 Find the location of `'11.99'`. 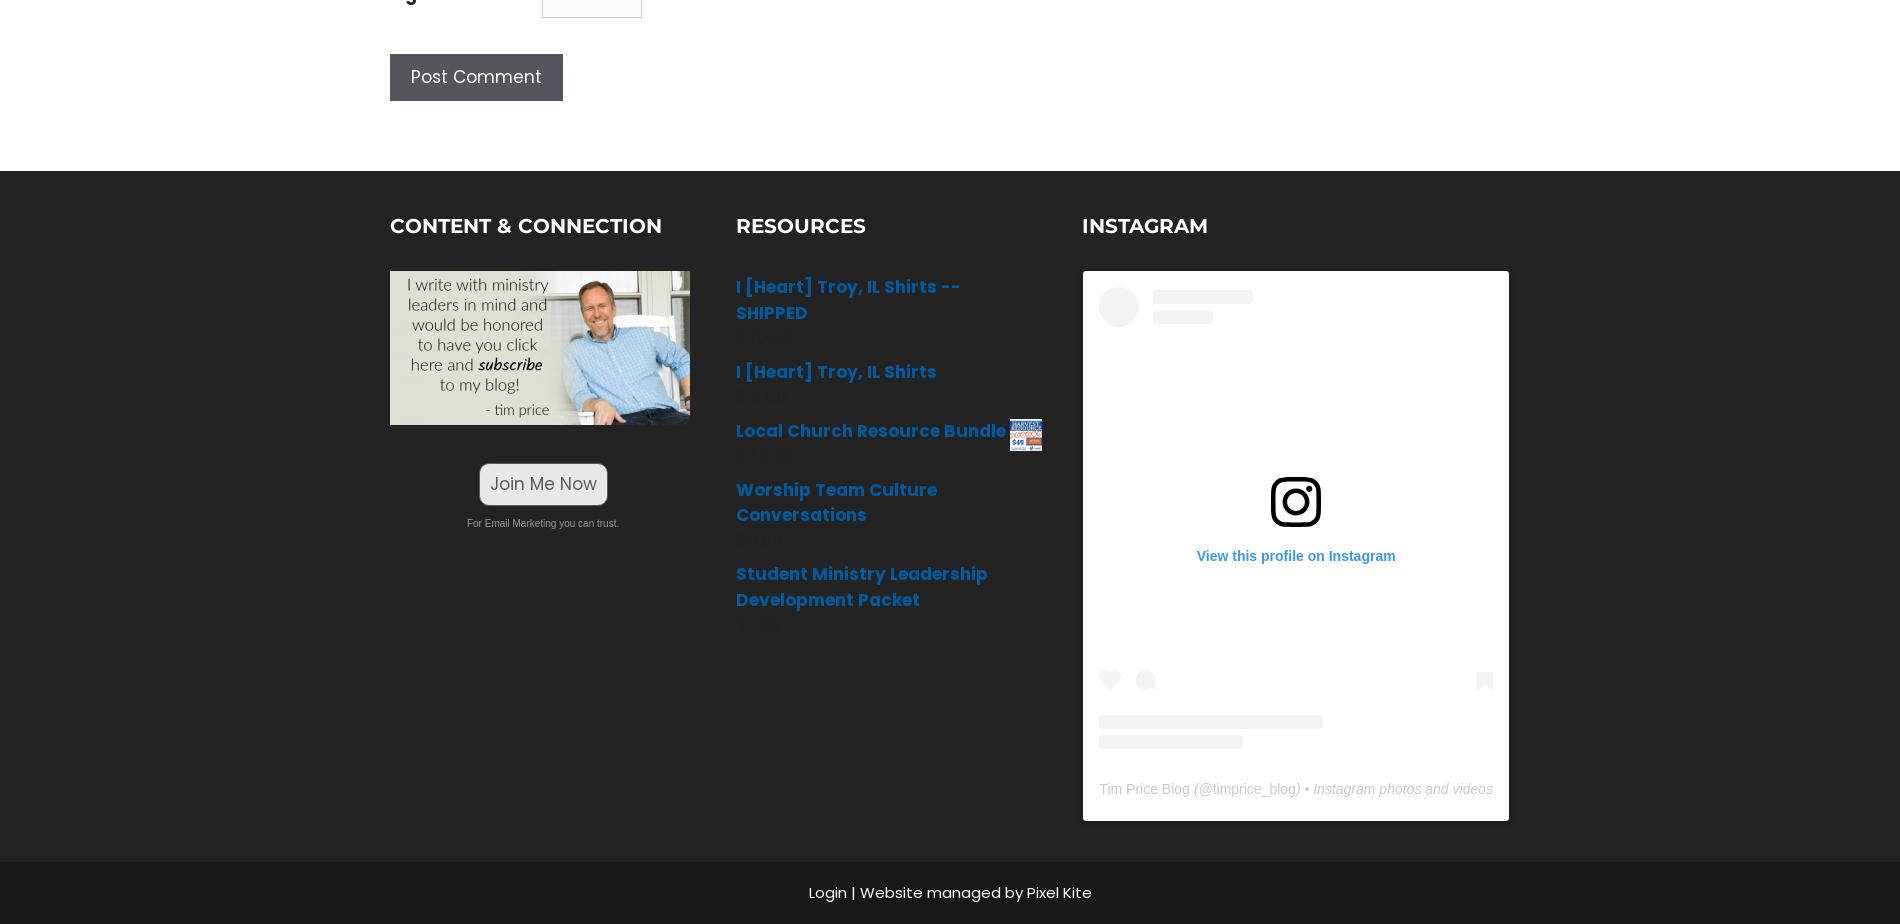

'11.99' is located at coordinates (763, 624).